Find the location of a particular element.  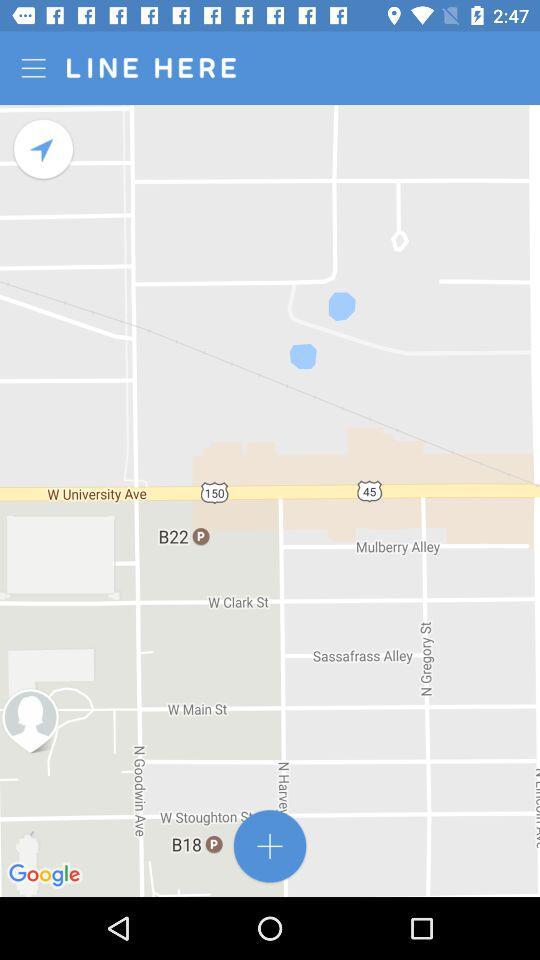

the menu icon is located at coordinates (35, 68).